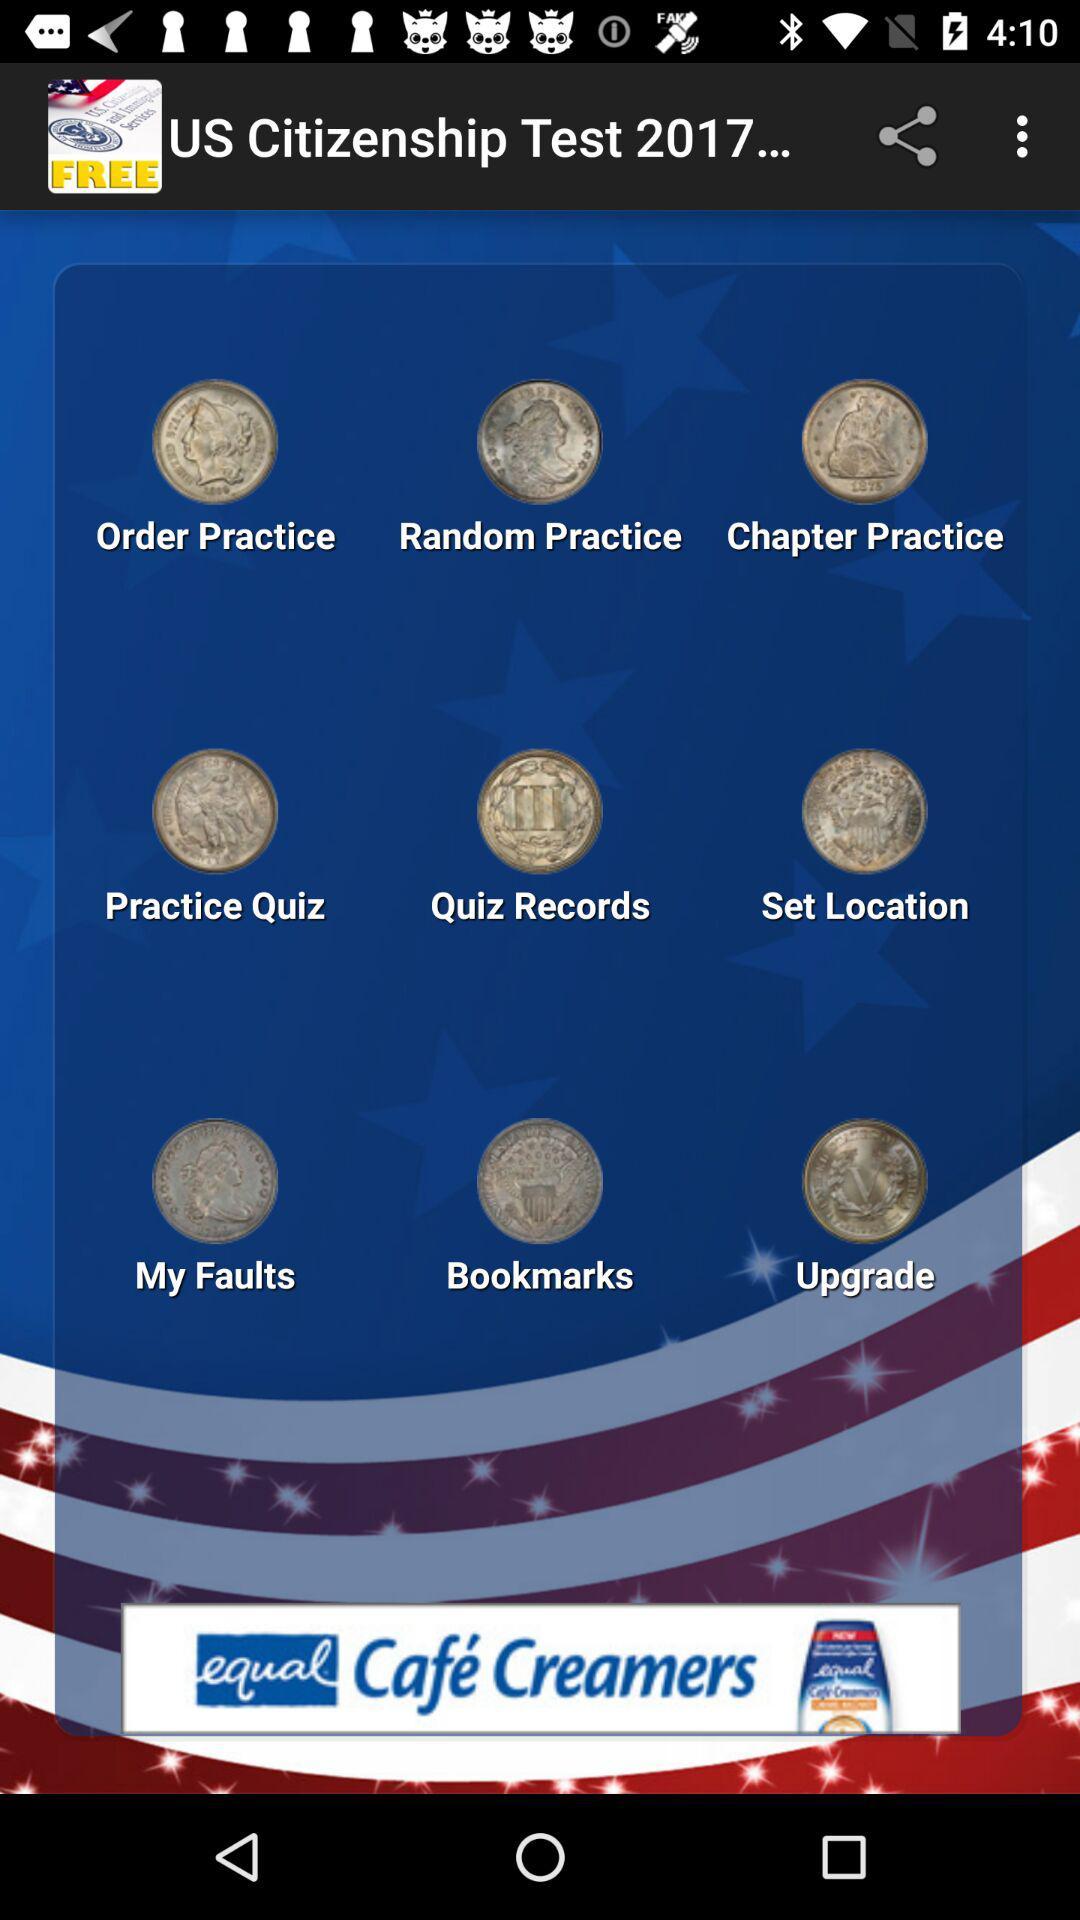 This screenshot has width=1080, height=1920. Describe the element at coordinates (540, 440) in the screenshot. I see `open random practice` at that location.